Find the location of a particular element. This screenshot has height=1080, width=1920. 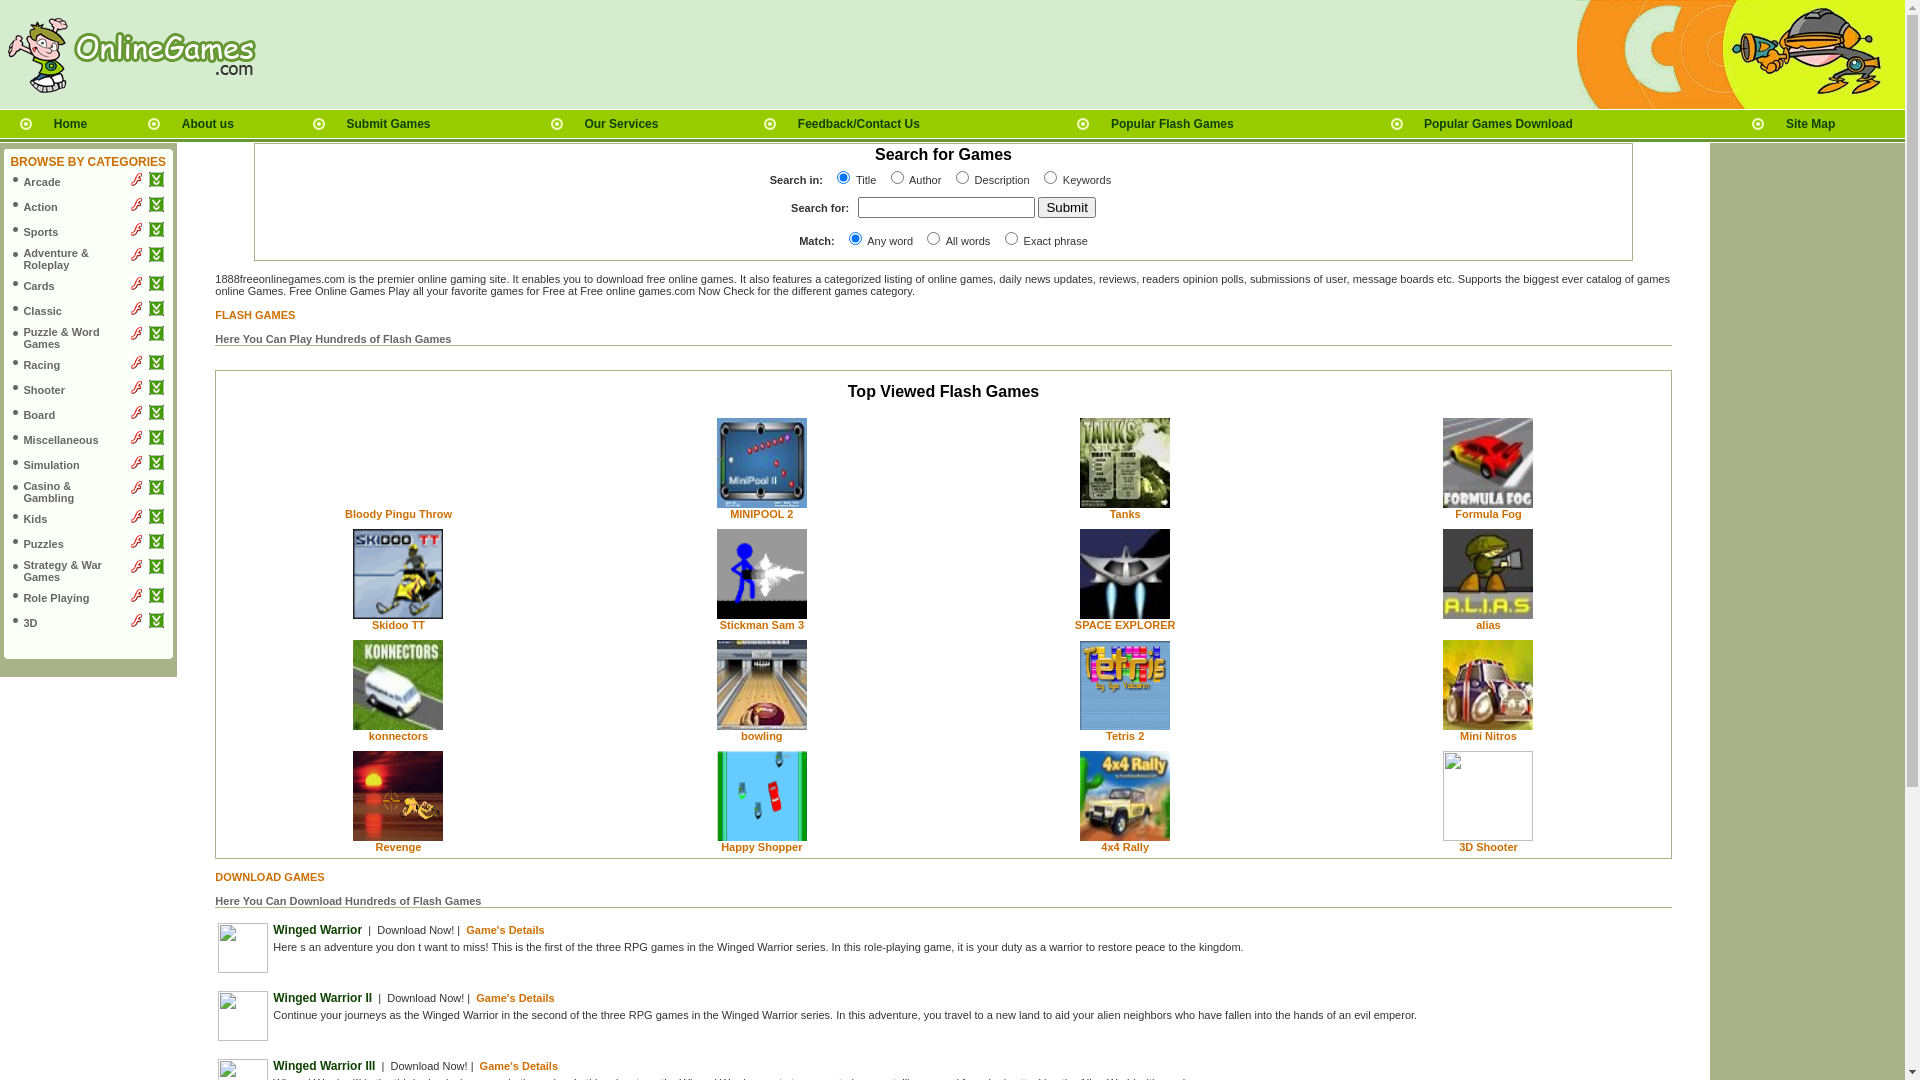

'Game's Details' is located at coordinates (504, 929).